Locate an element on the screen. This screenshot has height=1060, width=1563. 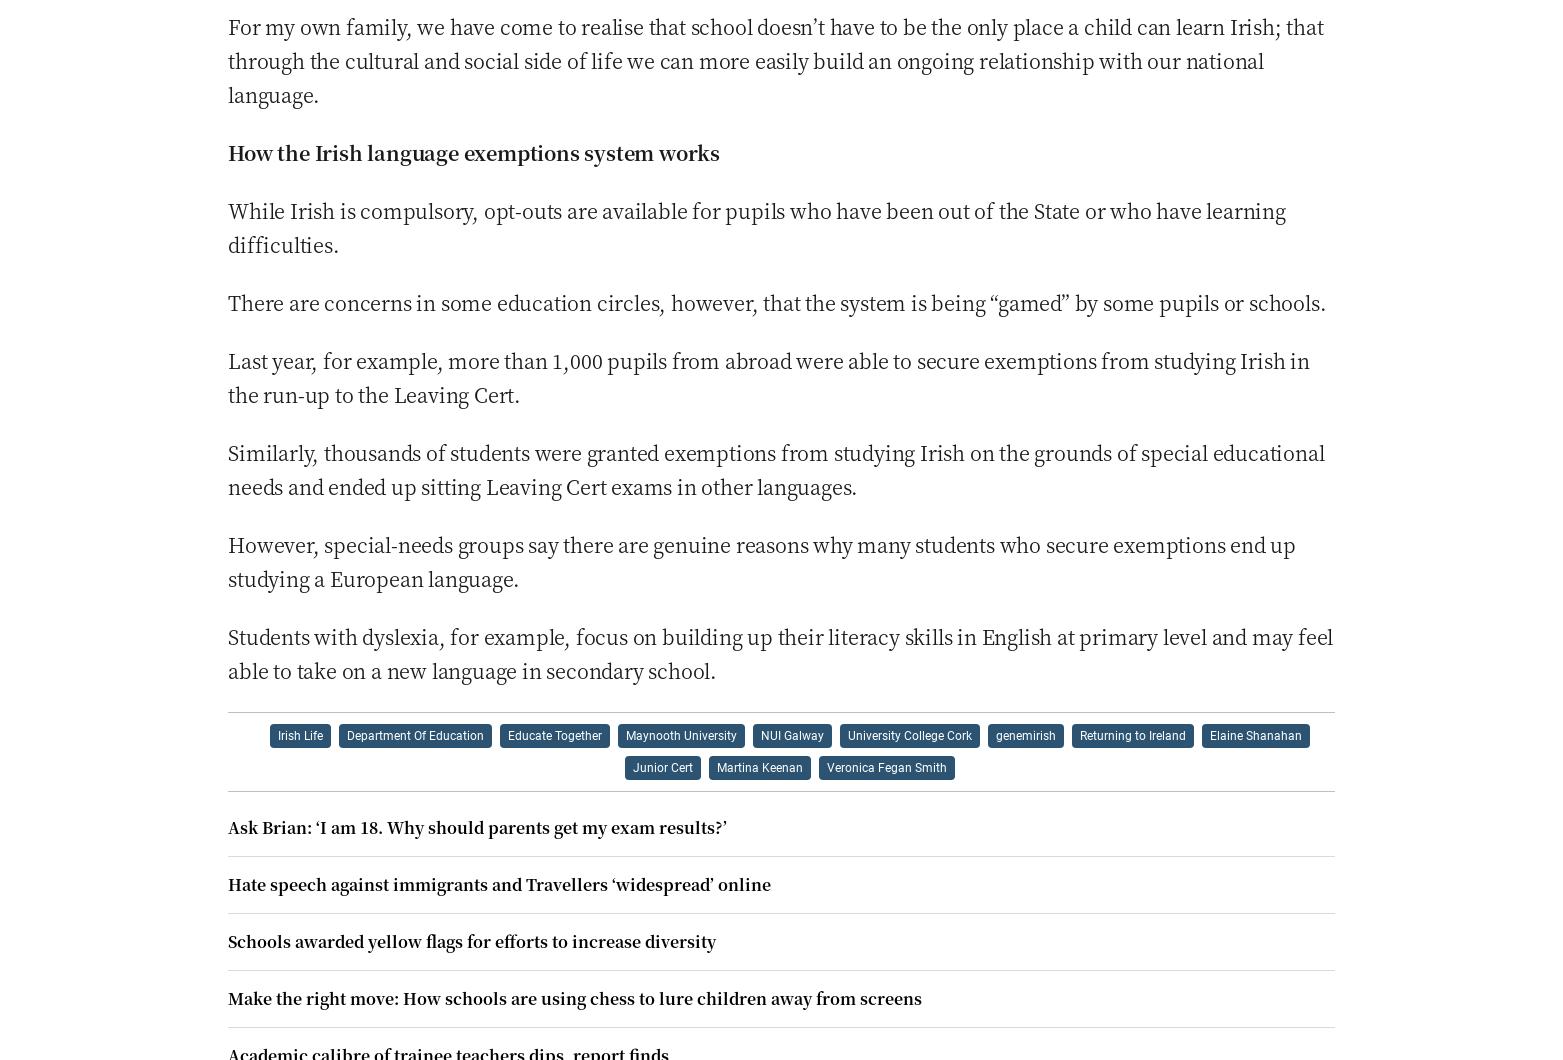
'Educate Together' is located at coordinates (554, 734).